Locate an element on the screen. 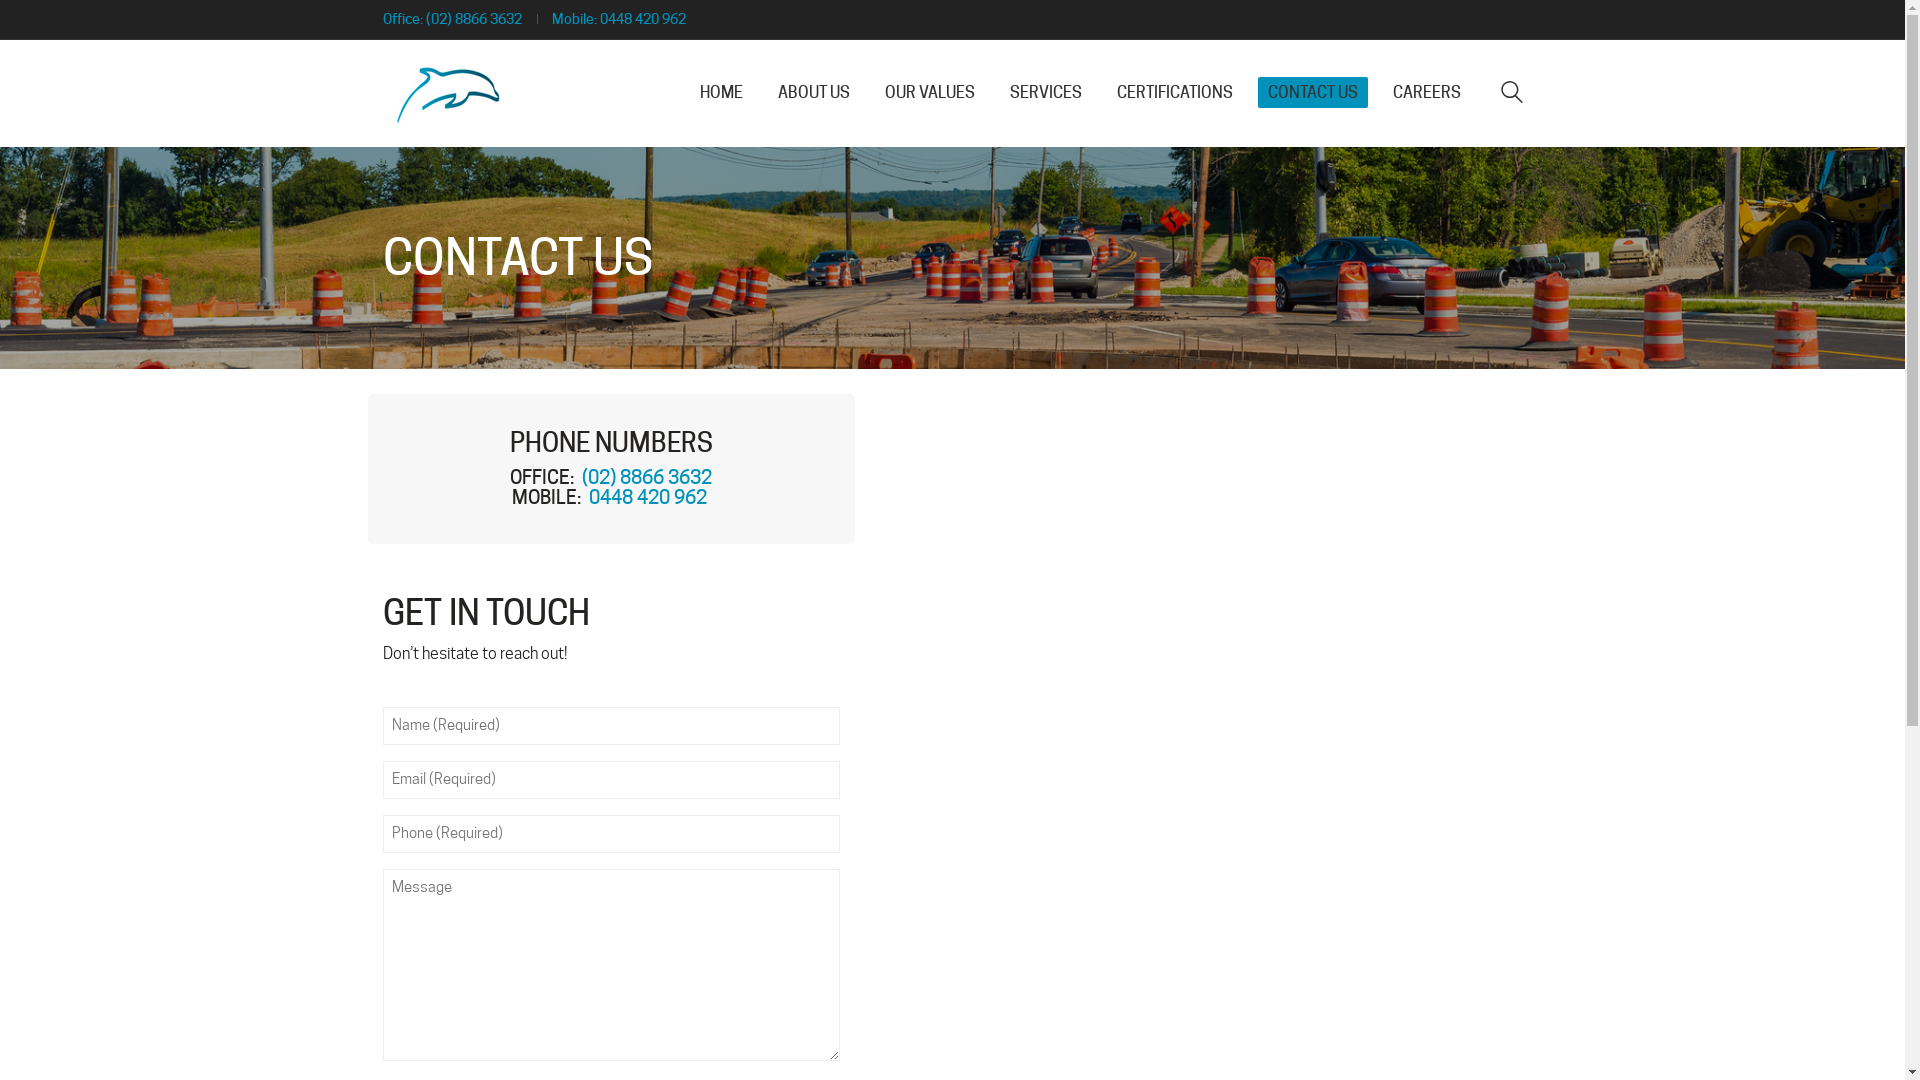  'OUR VALUES' is located at coordinates (873, 92).